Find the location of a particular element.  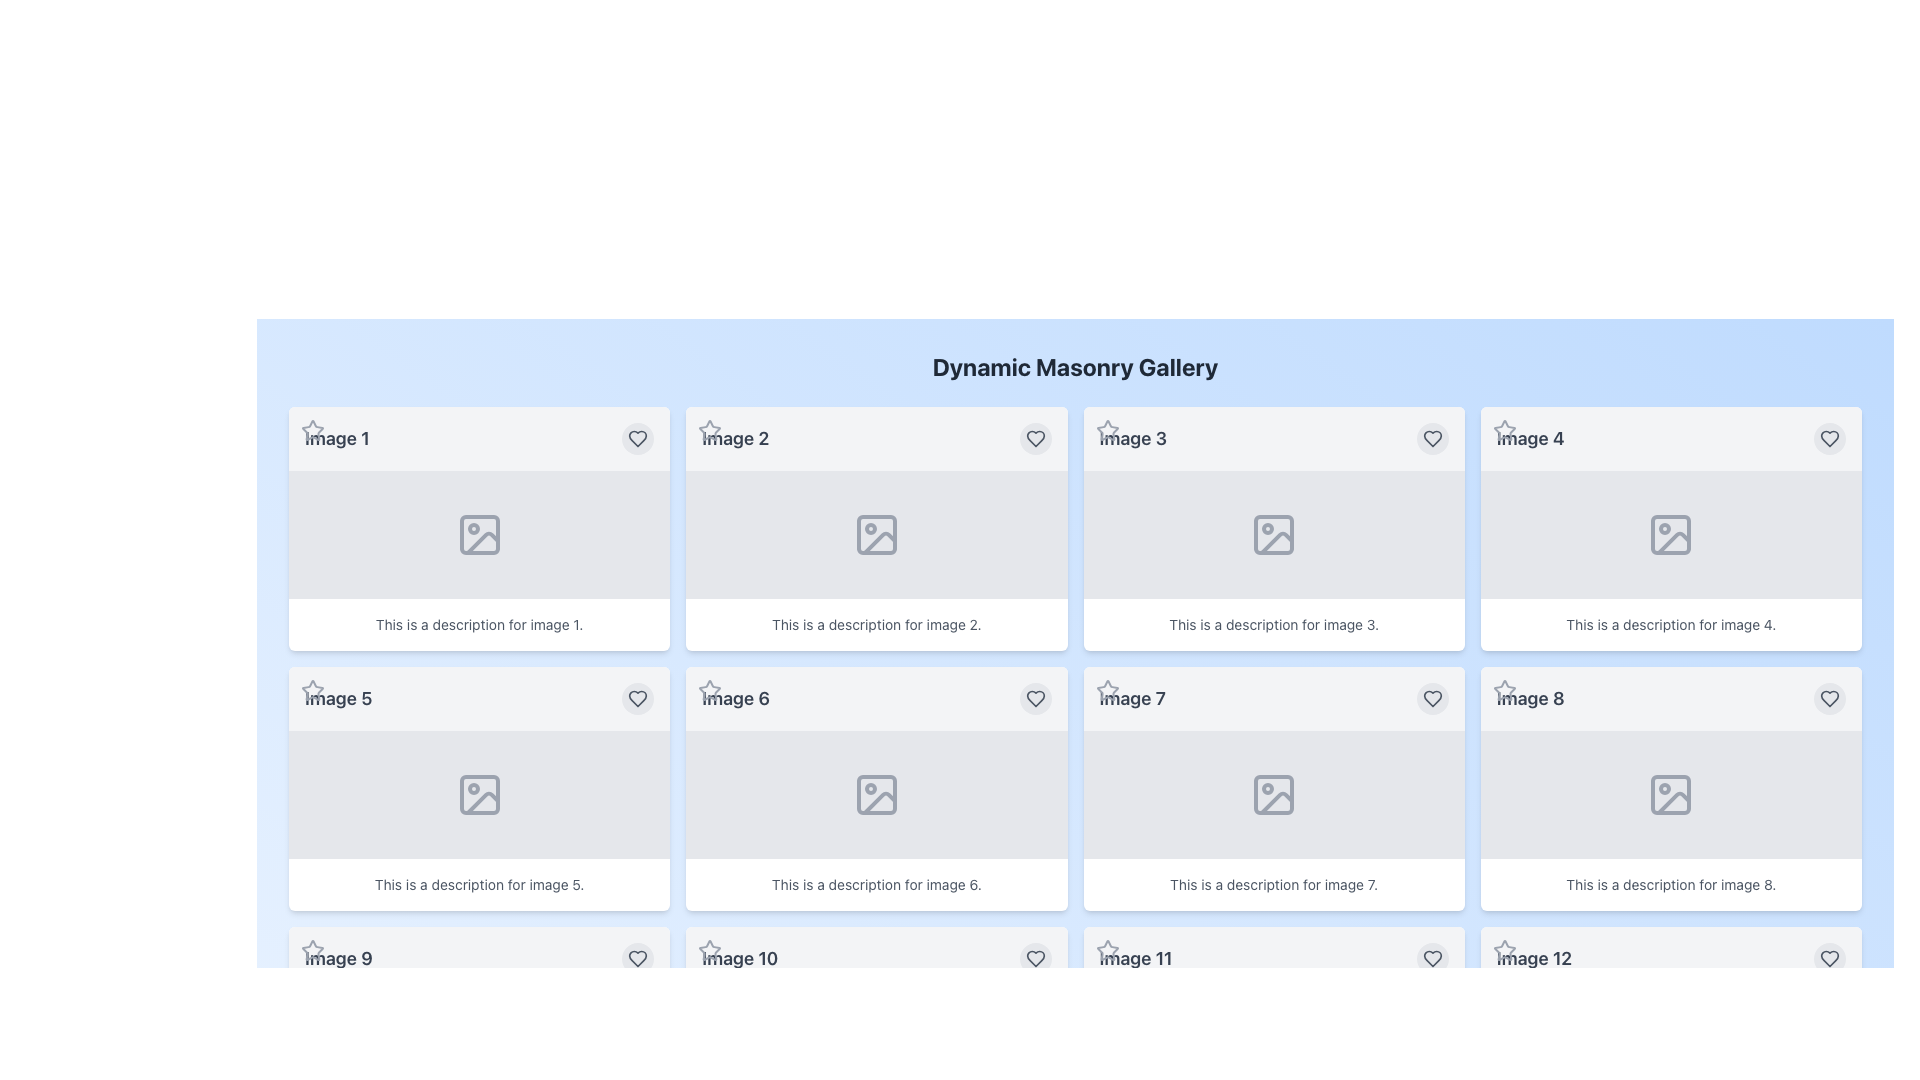

the heart icon button located in the top-right corner of the card labeled 'Image 6' in the 'Dynamic Masonry Gallery' is located at coordinates (1035, 697).